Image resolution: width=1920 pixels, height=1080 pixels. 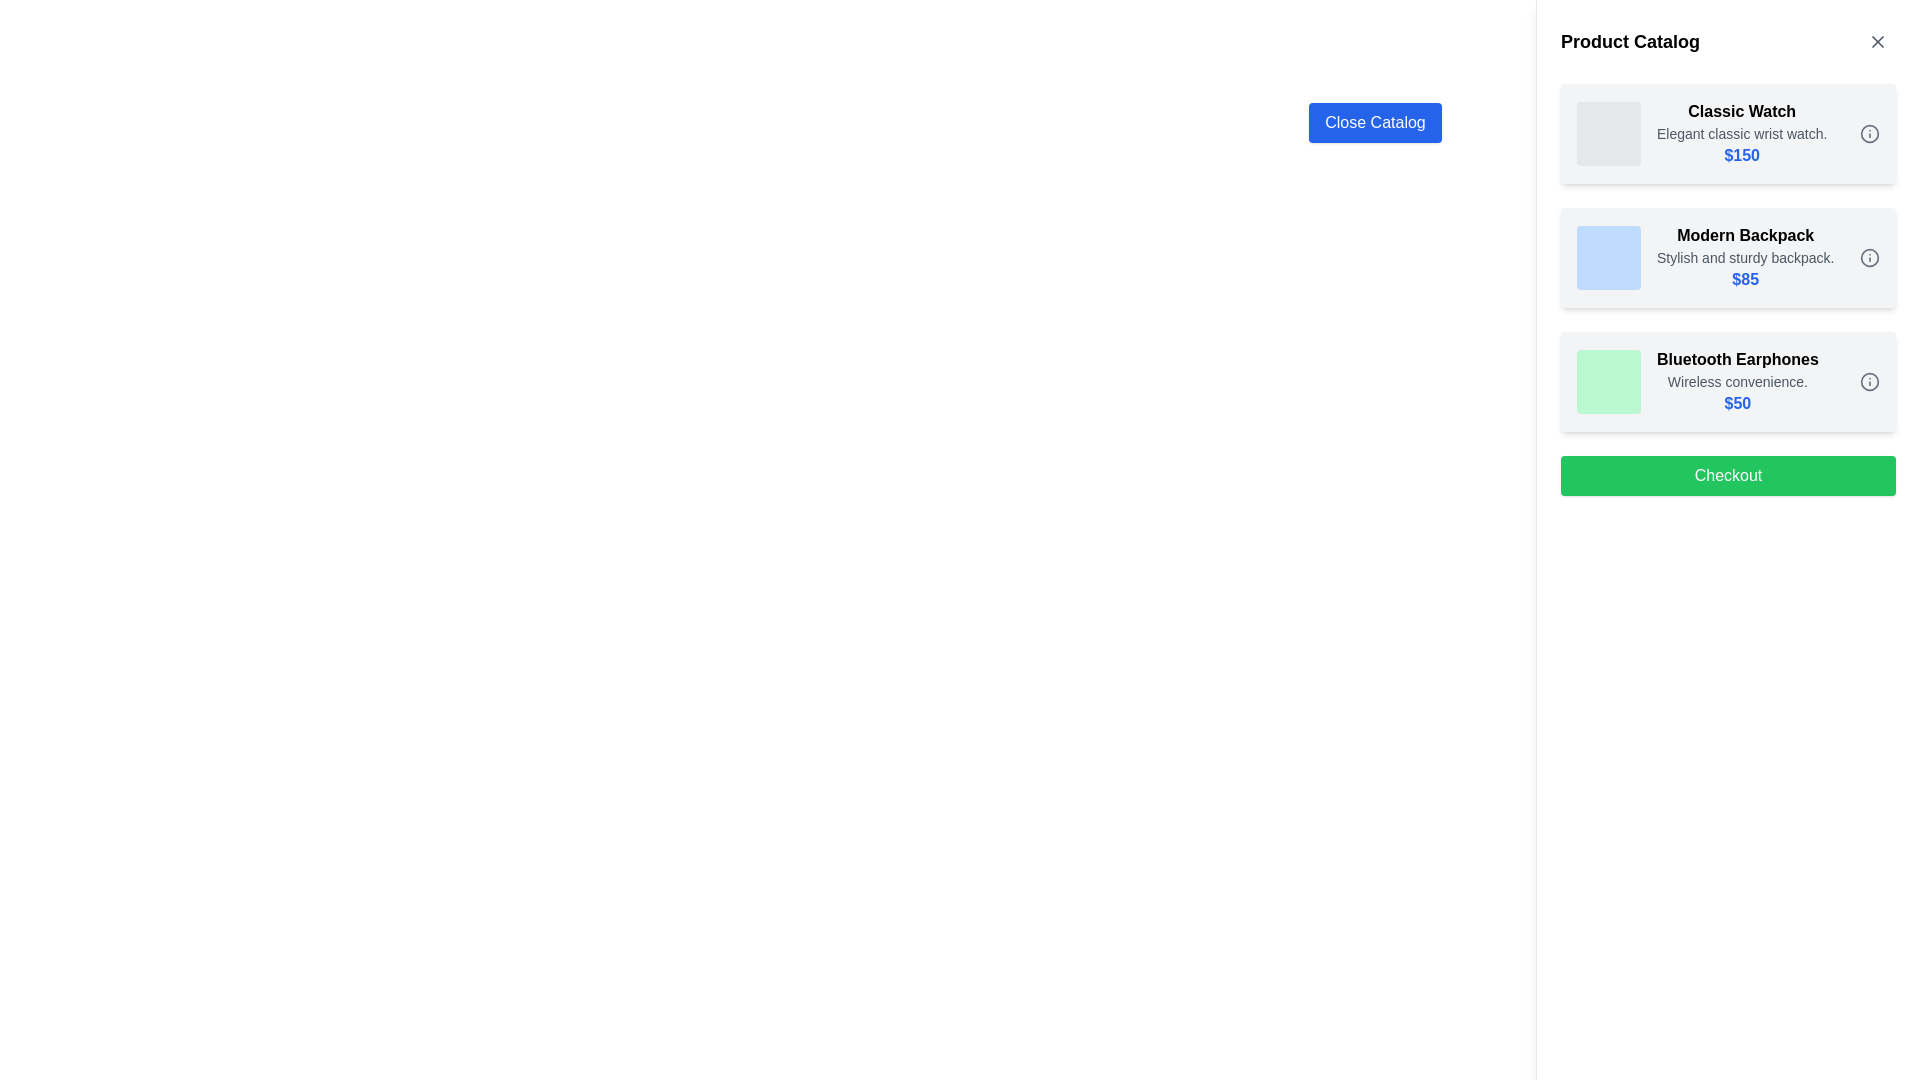 I want to click on the information icon (circular icon with 'i') located in the top-right corner of the 'Bluetooth Earphones' card, so click(x=1869, y=381).